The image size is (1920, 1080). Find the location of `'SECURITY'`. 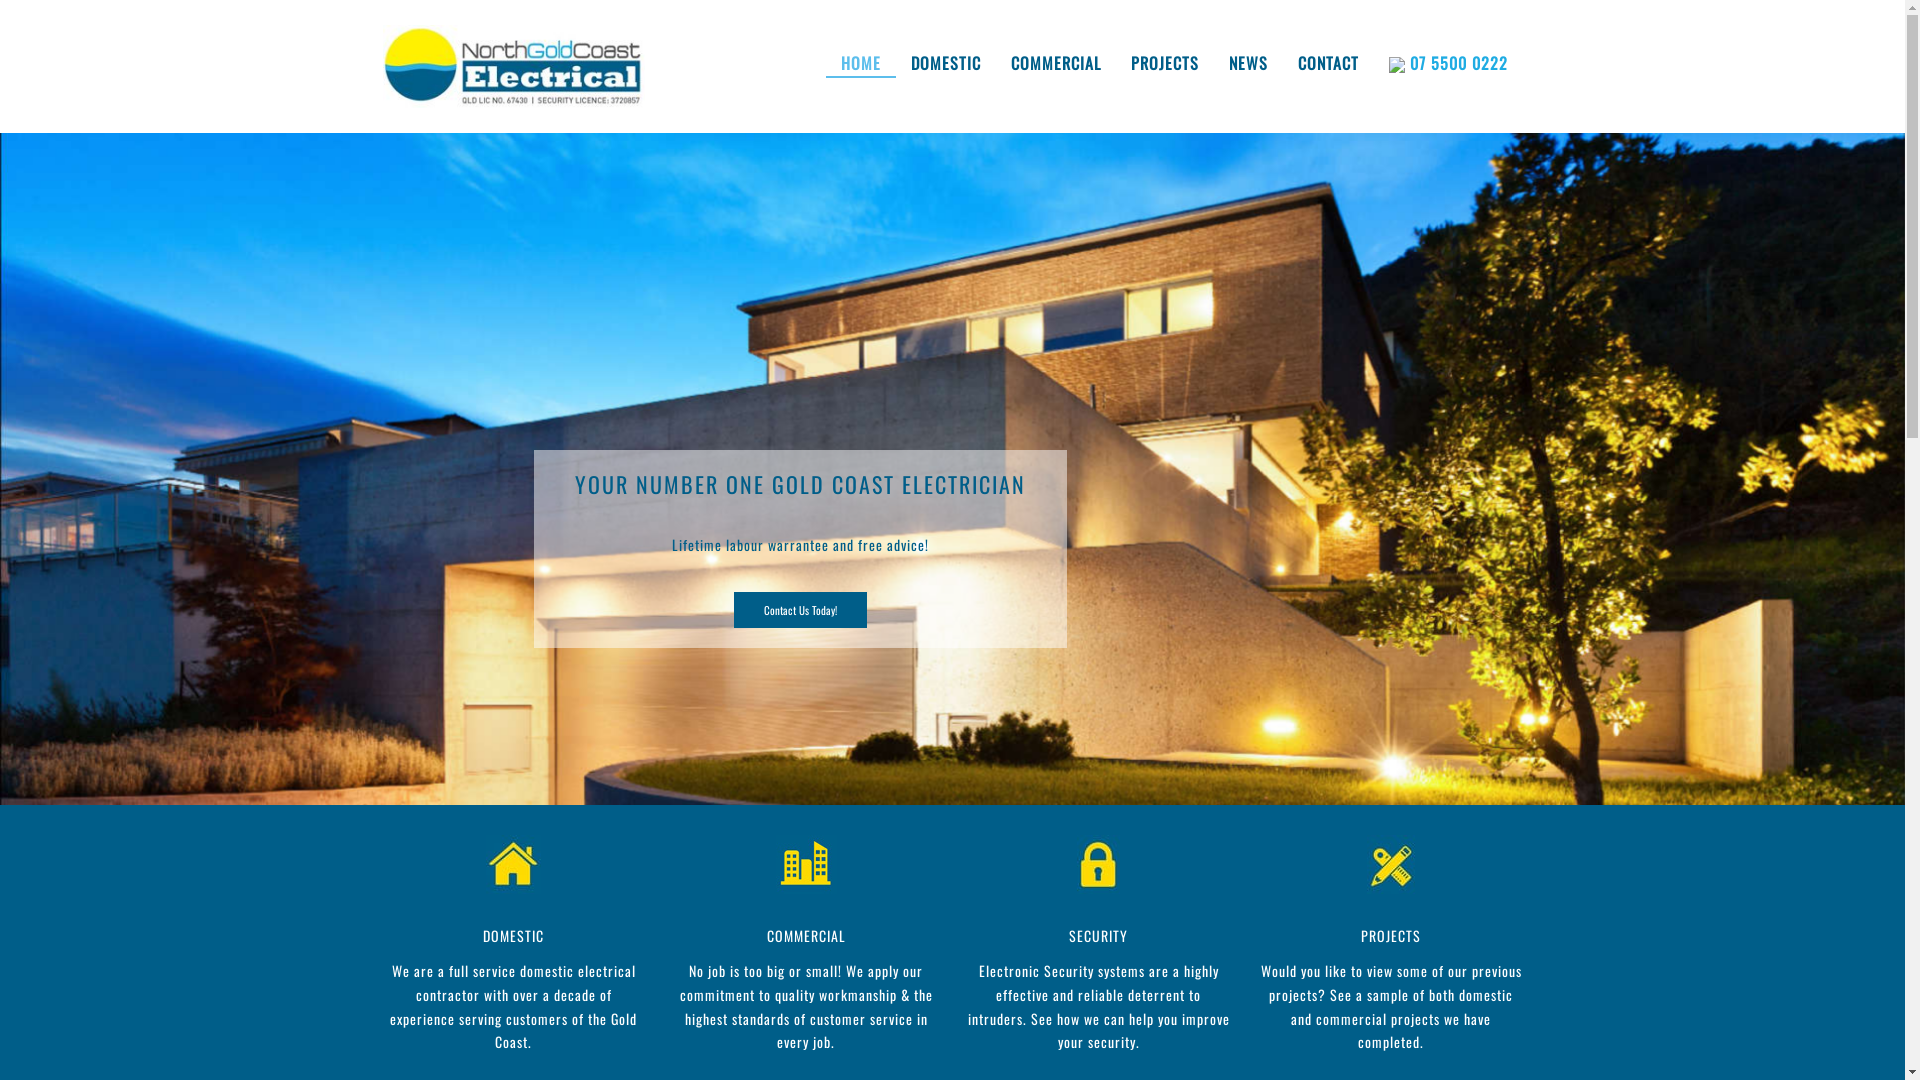

'SECURITY' is located at coordinates (1097, 935).